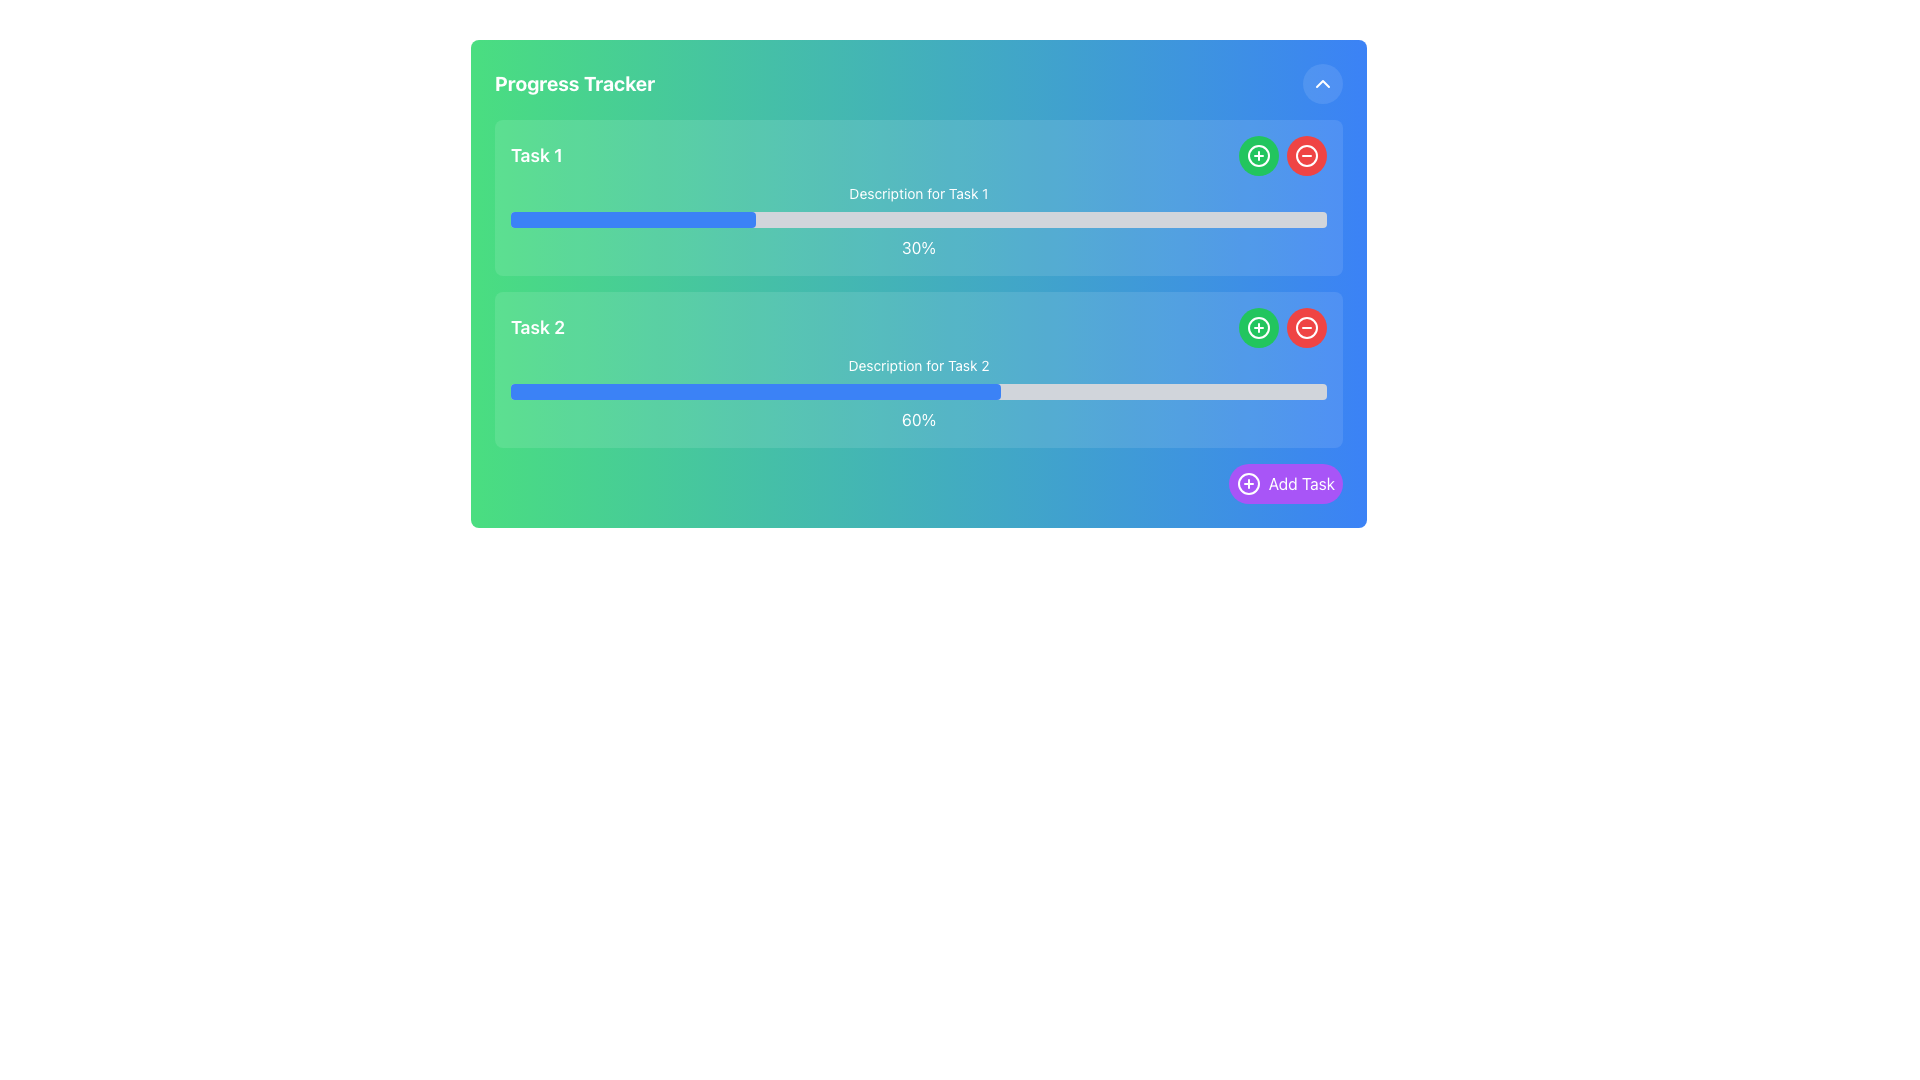  Describe the element at coordinates (917, 193) in the screenshot. I see `the descriptive label for 'Task 1' located within the card, which provides additional information about the task` at that location.